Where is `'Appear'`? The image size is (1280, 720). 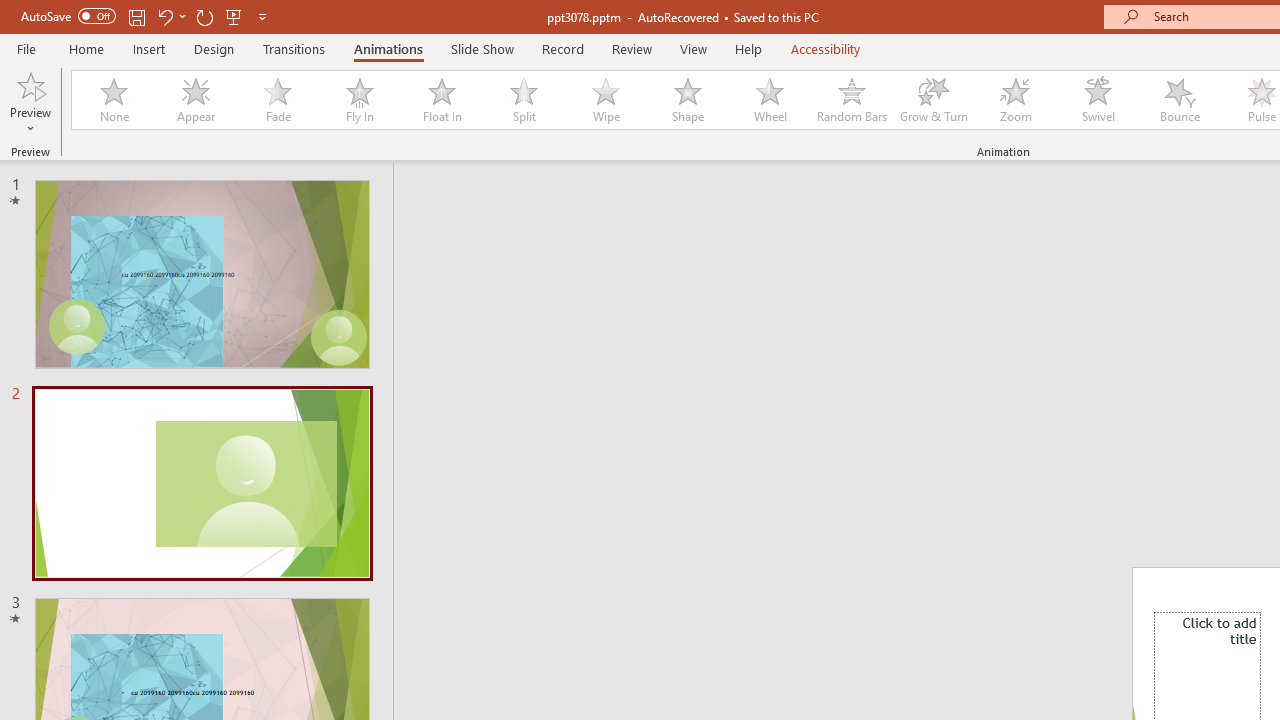 'Appear' is located at coordinates (195, 100).